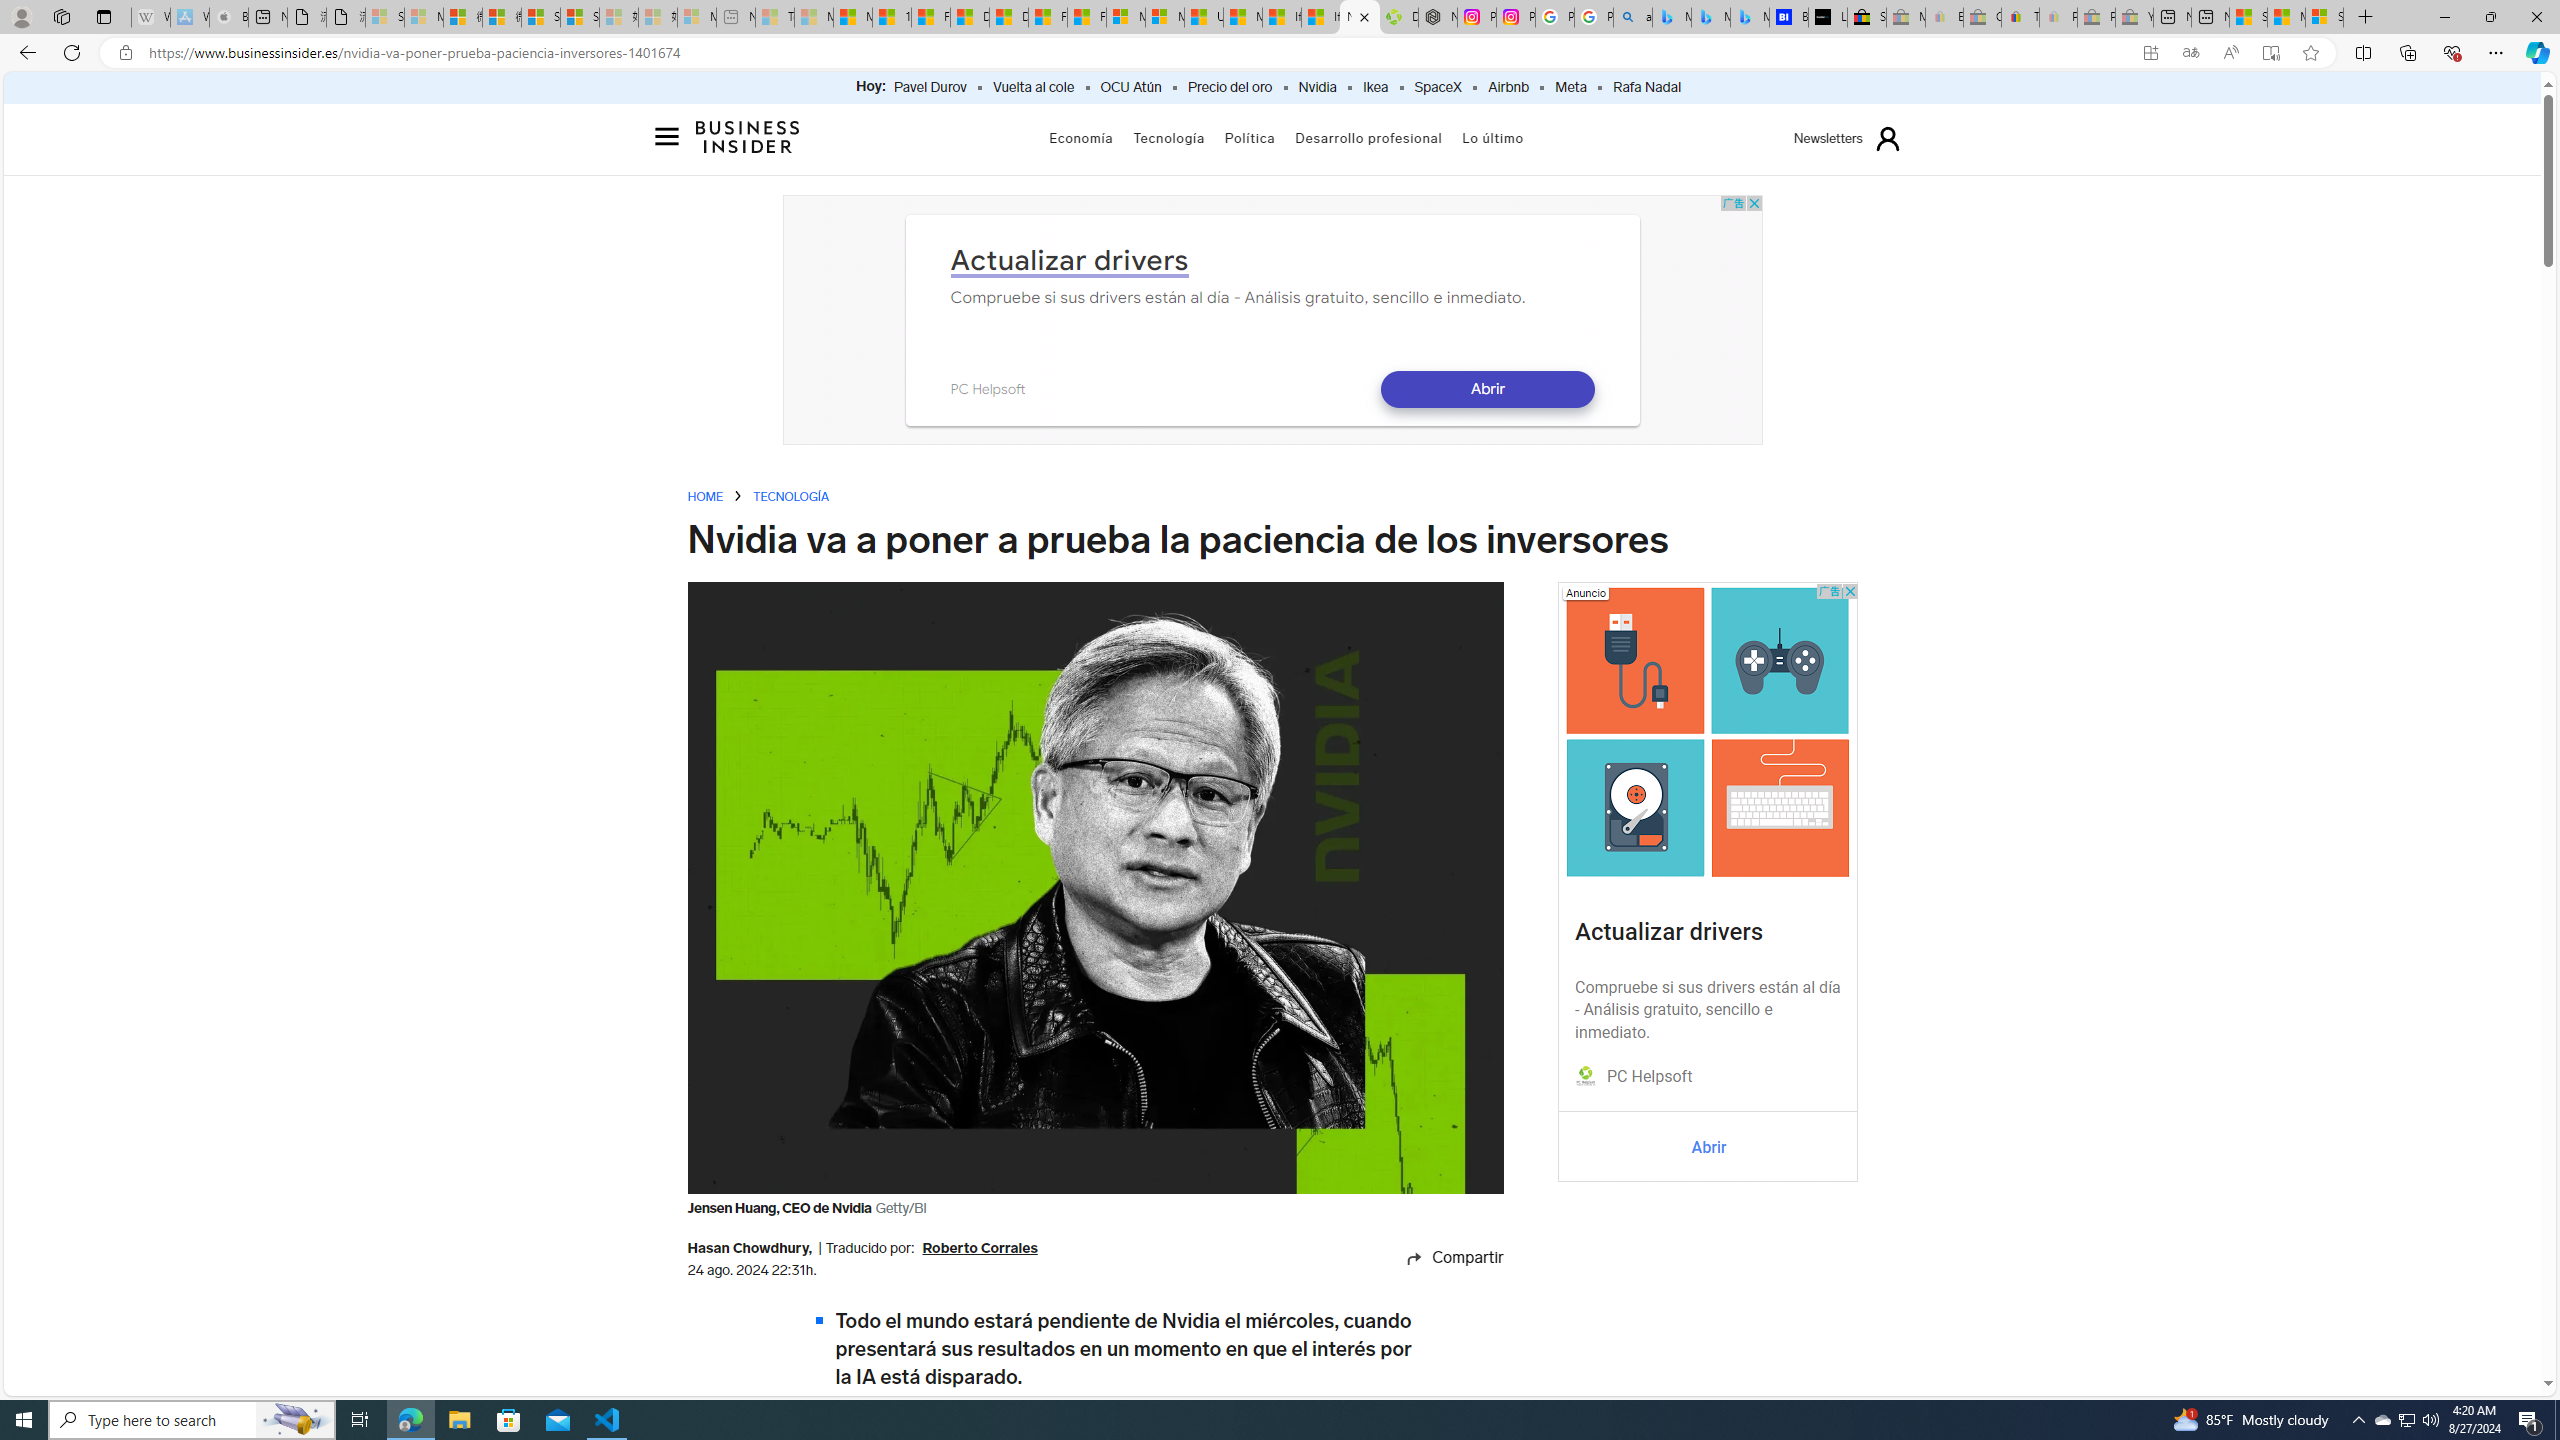  What do you see at coordinates (2095, 16) in the screenshot?
I see `'Press Room - eBay Inc. - Sleeping'` at bounding box center [2095, 16].